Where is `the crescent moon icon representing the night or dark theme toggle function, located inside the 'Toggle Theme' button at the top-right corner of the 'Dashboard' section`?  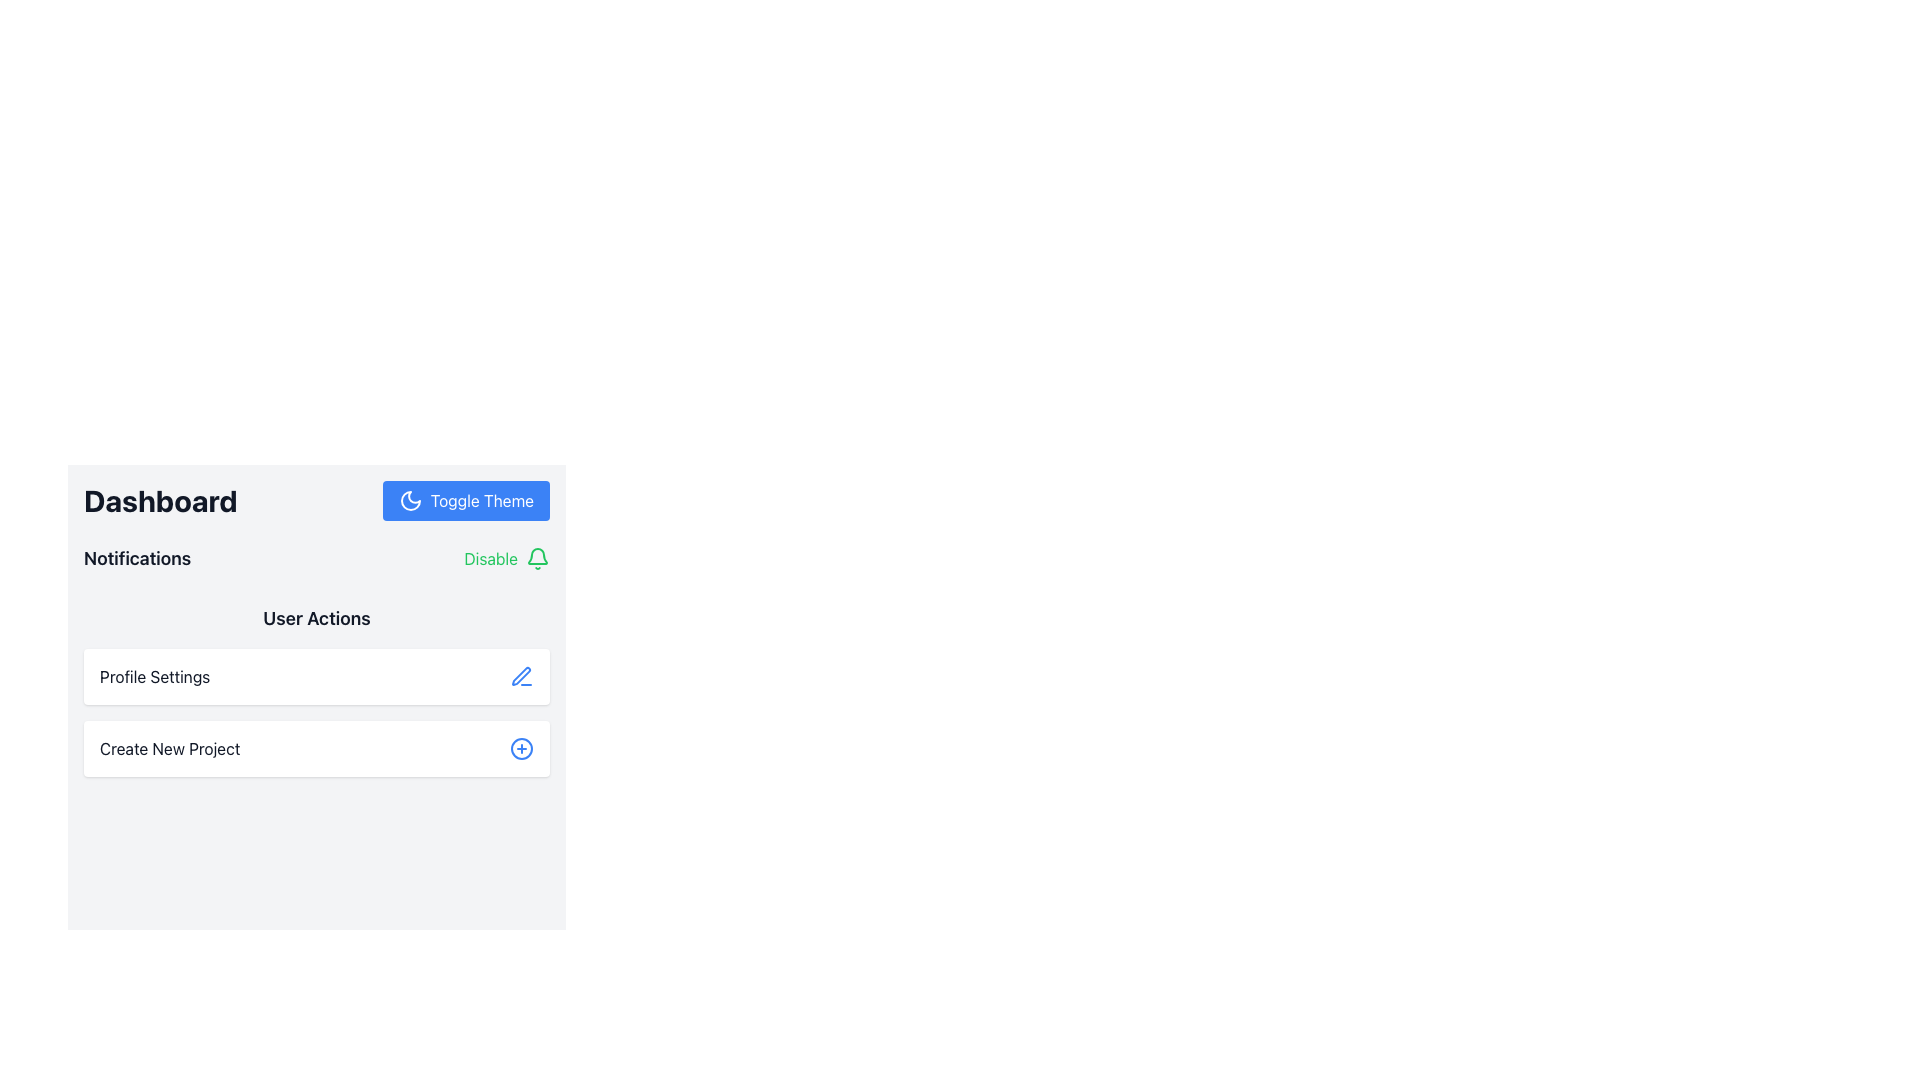
the crescent moon icon representing the night or dark theme toggle function, located inside the 'Toggle Theme' button at the top-right corner of the 'Dashboard' section is located at coordinates (409, 500).